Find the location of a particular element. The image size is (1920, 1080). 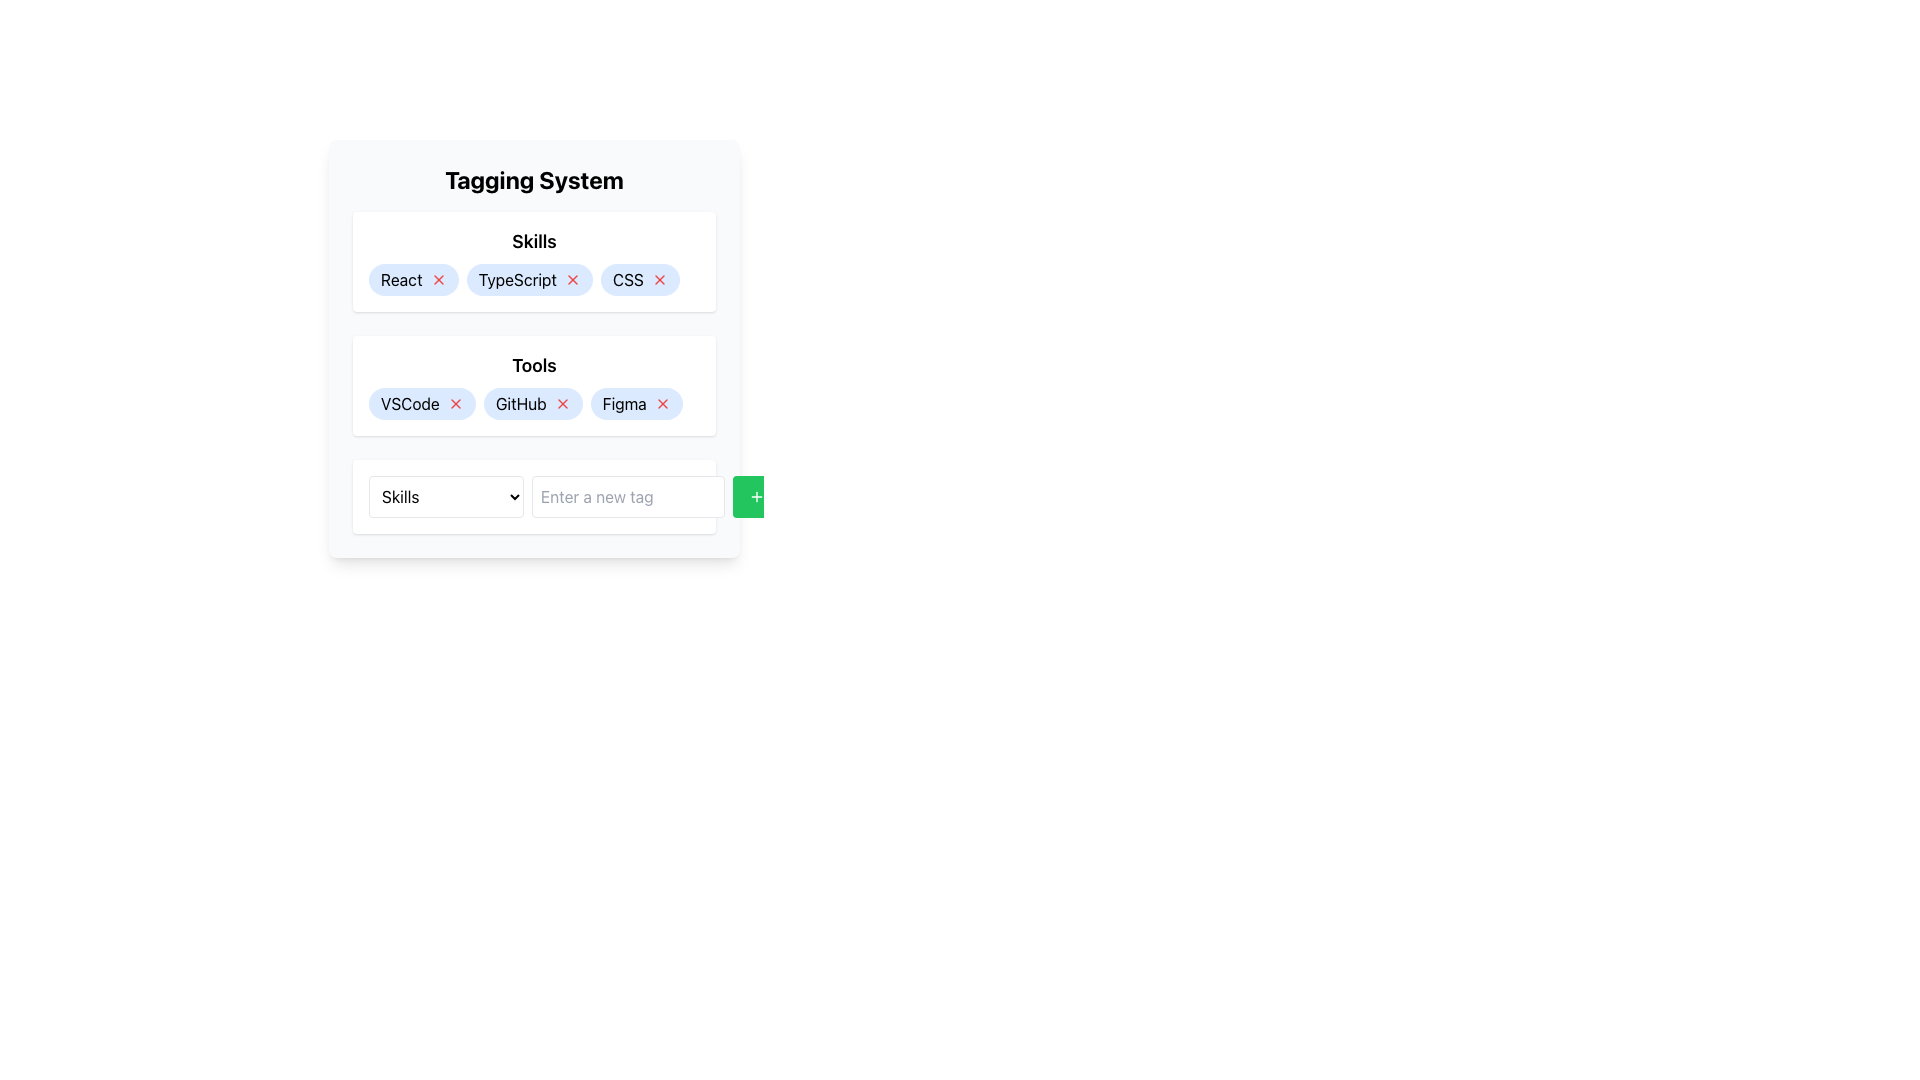

the 'CSS' tag in the tagging system is located at coordinates (640, 280).